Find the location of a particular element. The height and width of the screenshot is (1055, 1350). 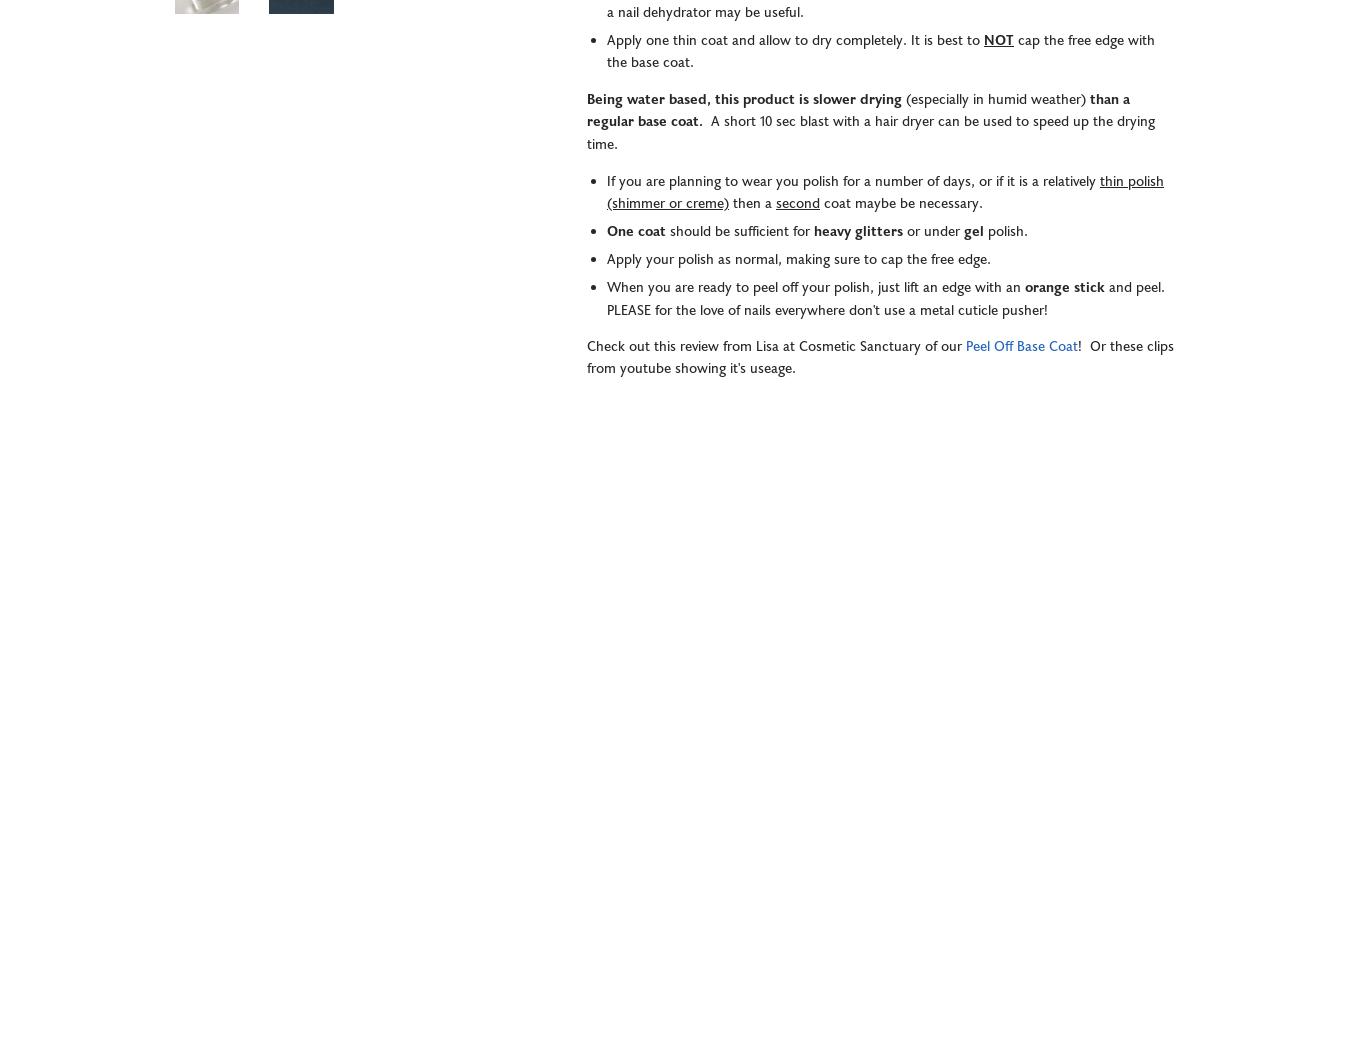

'Check out this review from Lisa at Cosmetic Sanctuary of our' is located at coordinates (775, 345).